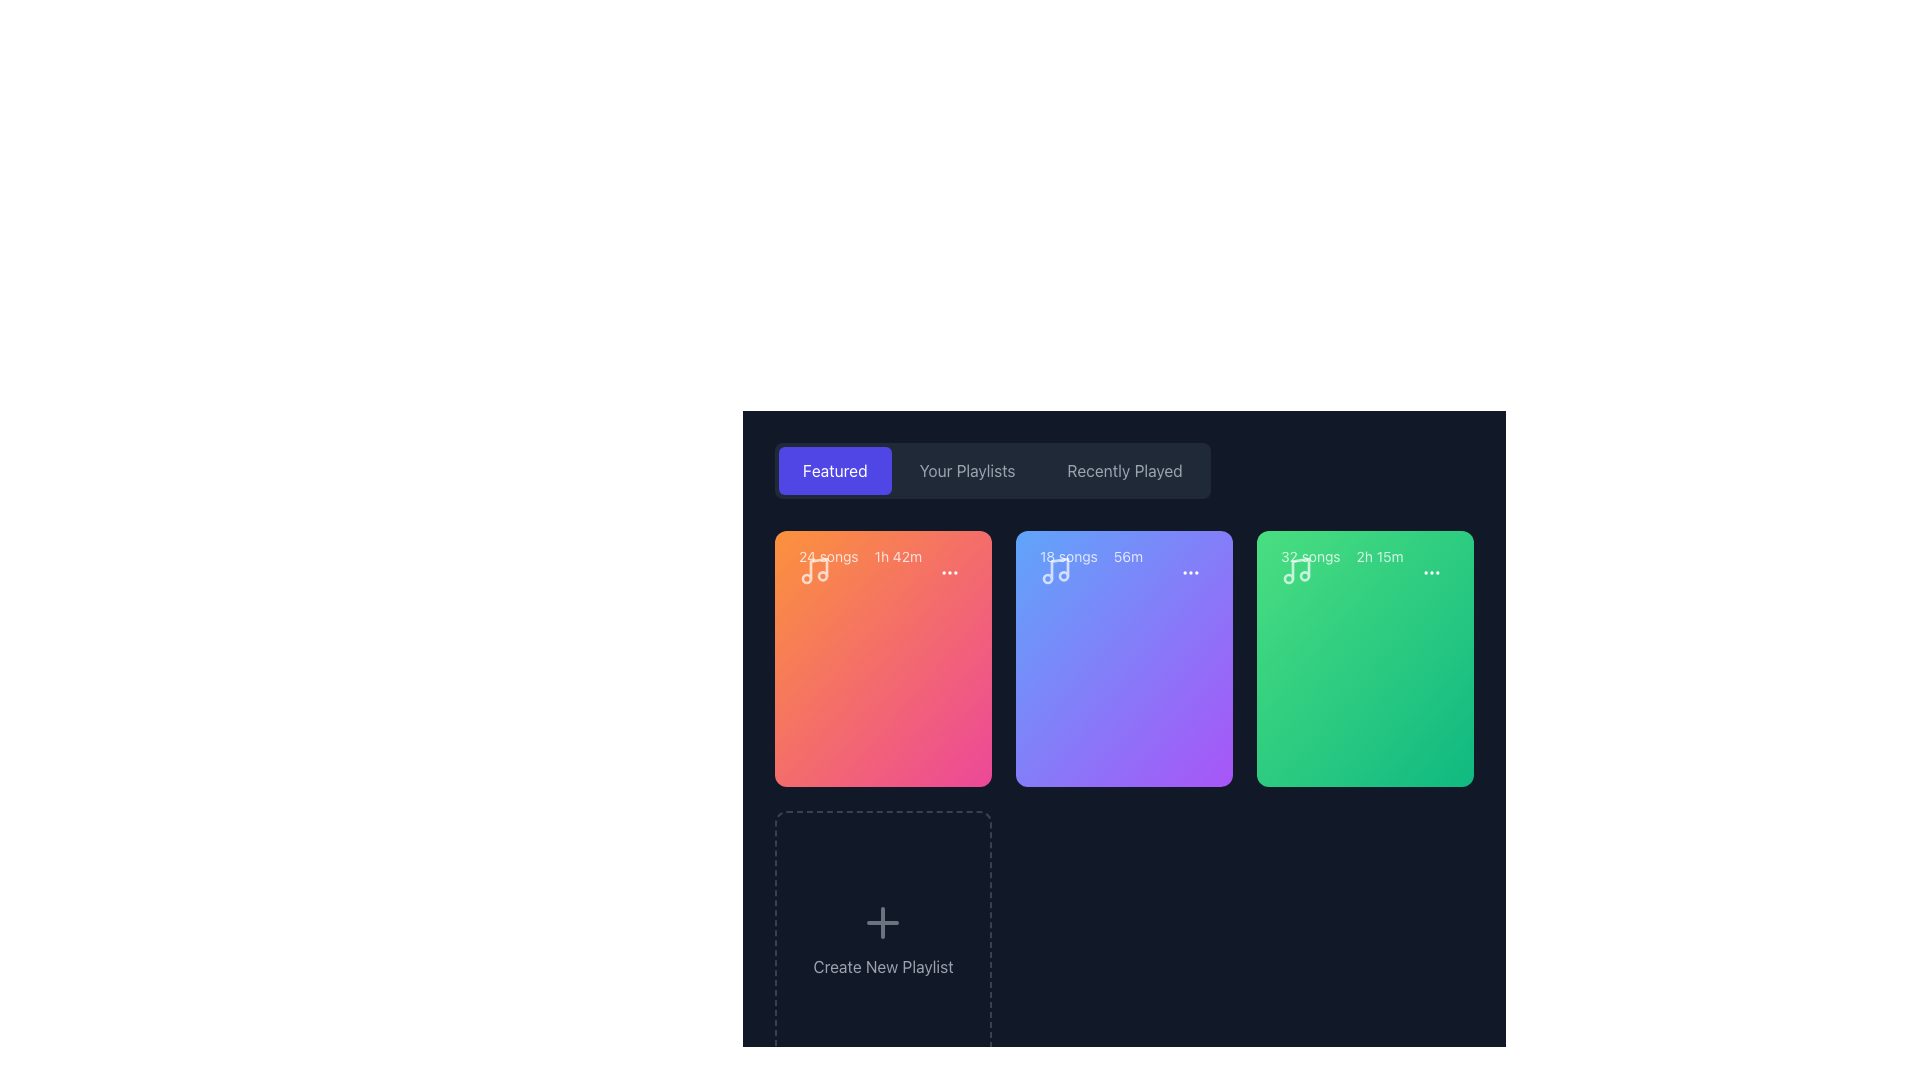 The height and width of the screenshot is (1080, 1920). I want to click on the 'Featured' button, which is a prominent rectangular button with indigo background and white text, located at the top-left corner of a group of three buttons, so click(835, 470).